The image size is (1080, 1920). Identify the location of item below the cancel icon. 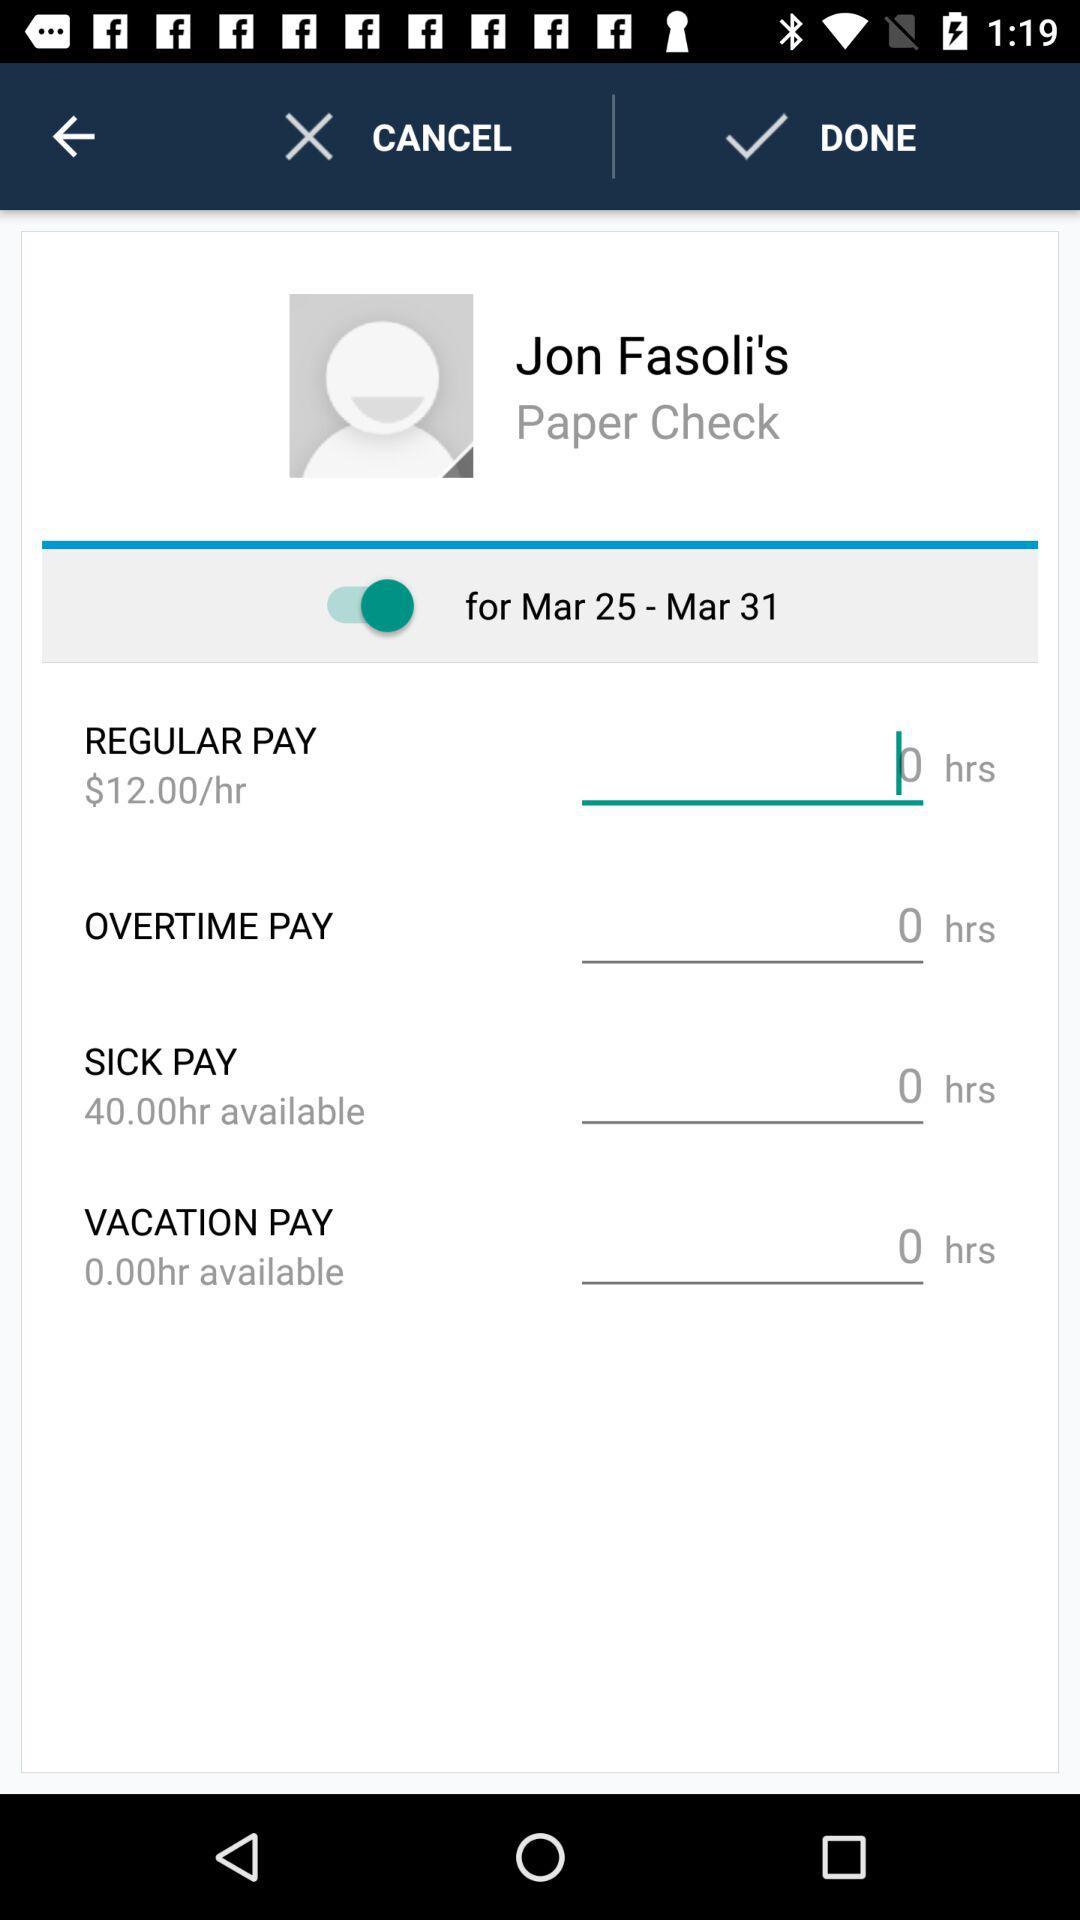
(381, 385).